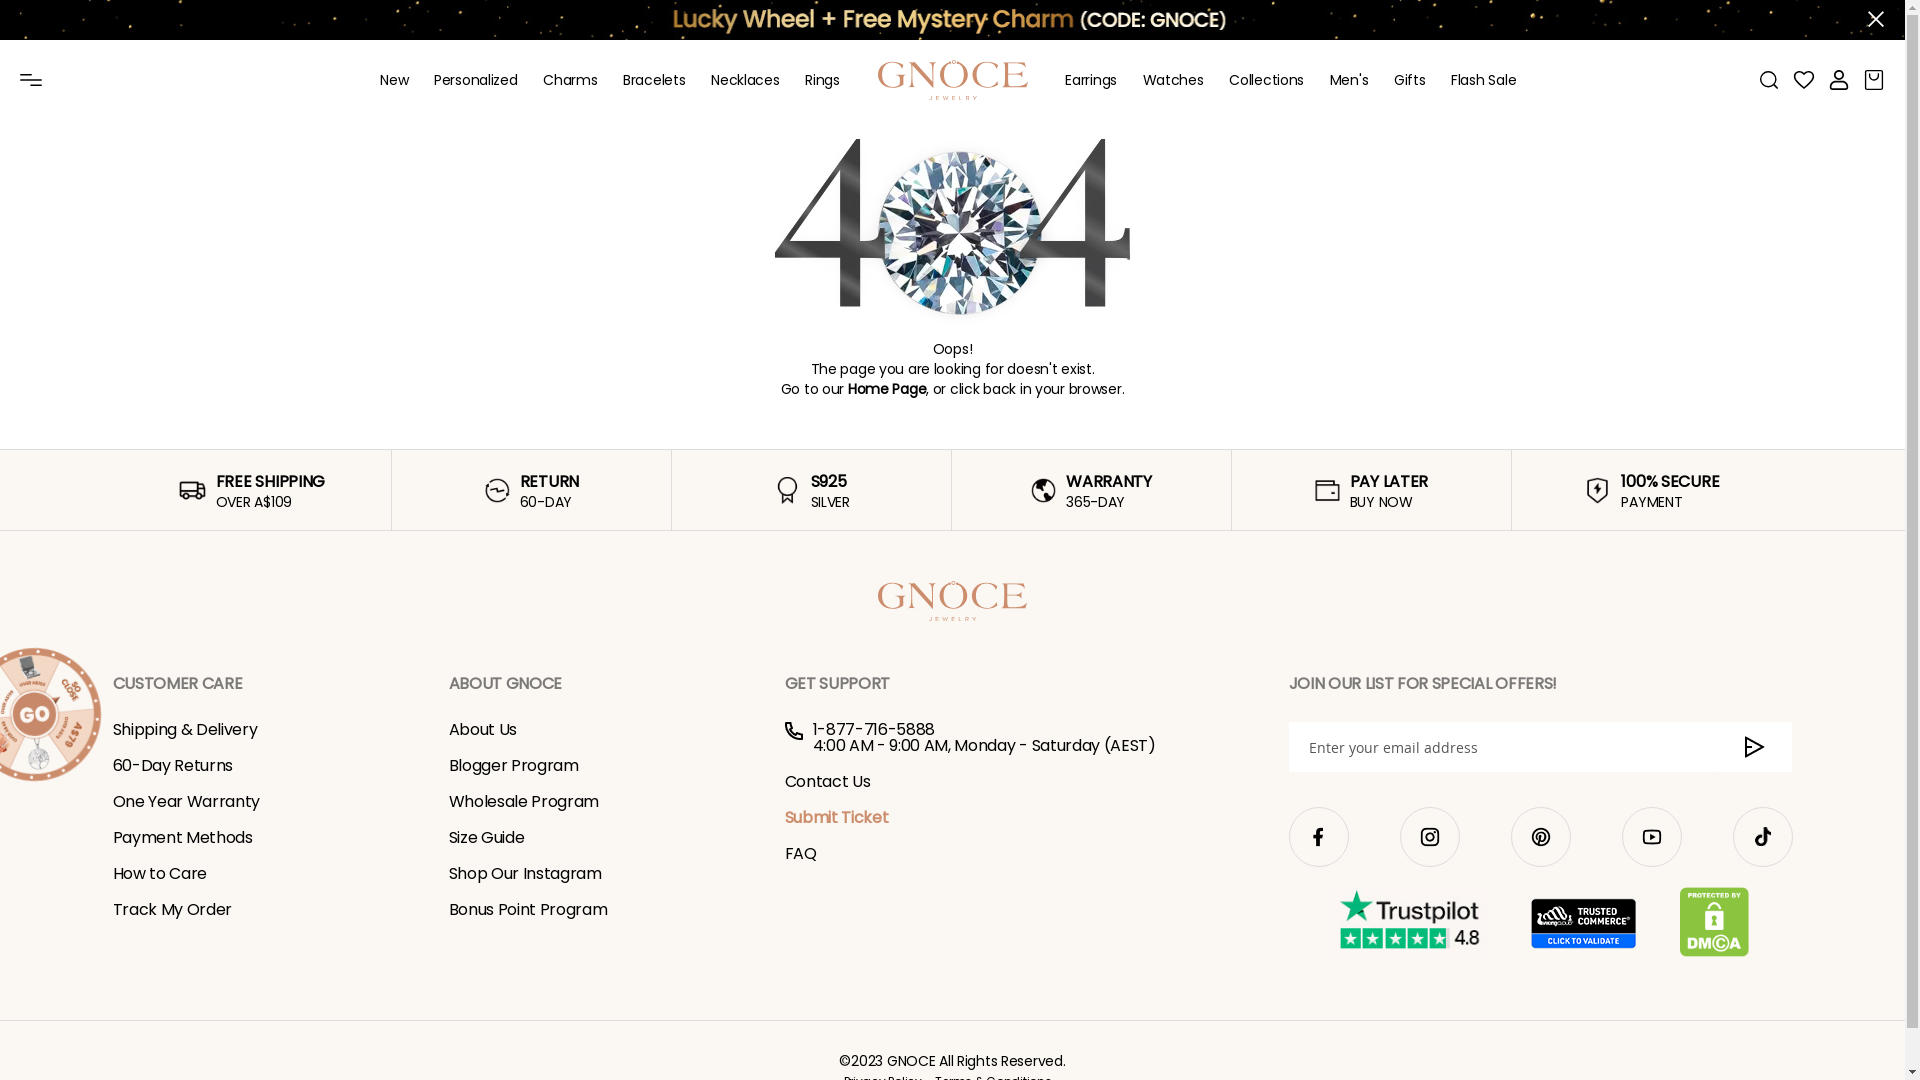 This screenshot has height=1080, width=1920. I want to click on 'Flash Sale', so click(1483, 79).